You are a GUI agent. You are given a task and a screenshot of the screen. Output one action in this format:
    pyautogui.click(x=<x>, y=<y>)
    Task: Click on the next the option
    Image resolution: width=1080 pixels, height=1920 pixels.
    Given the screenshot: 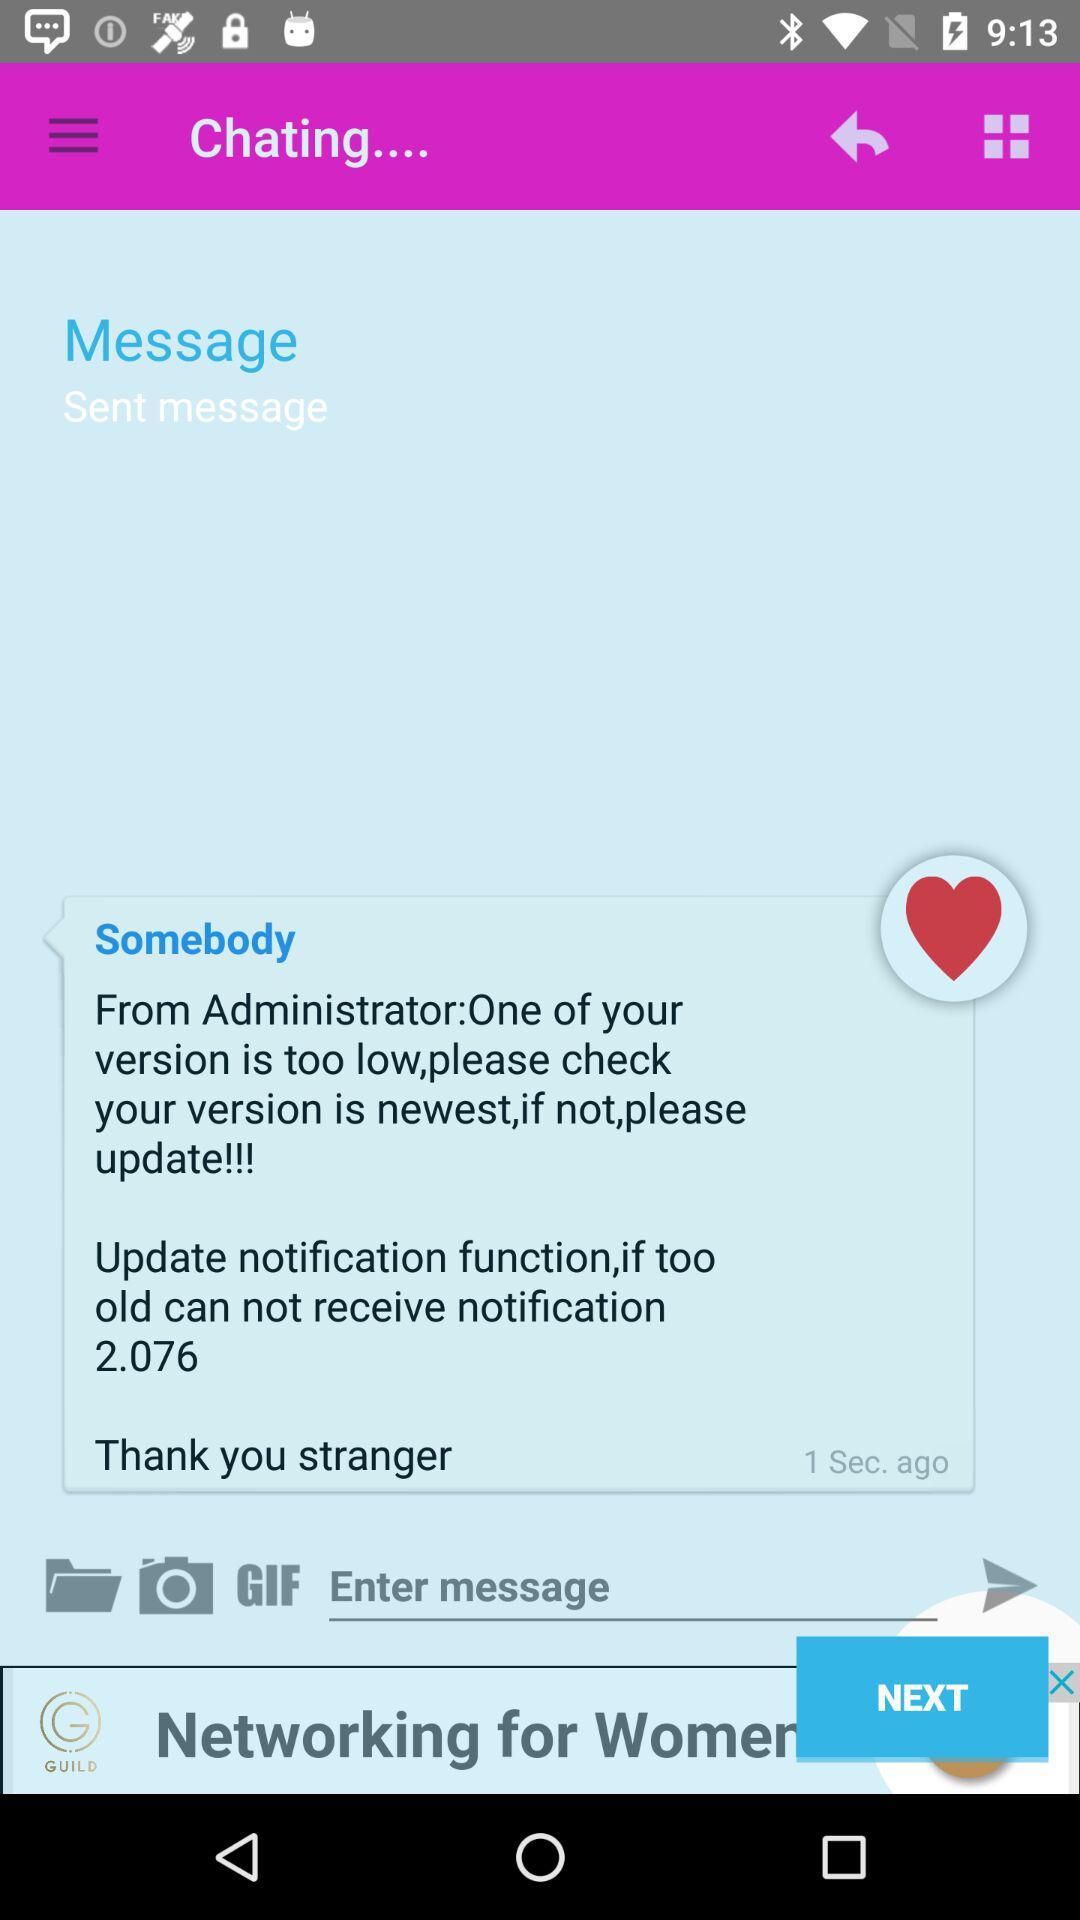 What is the action you would take?
    pyautogui.click(x=992, y=1584)
    